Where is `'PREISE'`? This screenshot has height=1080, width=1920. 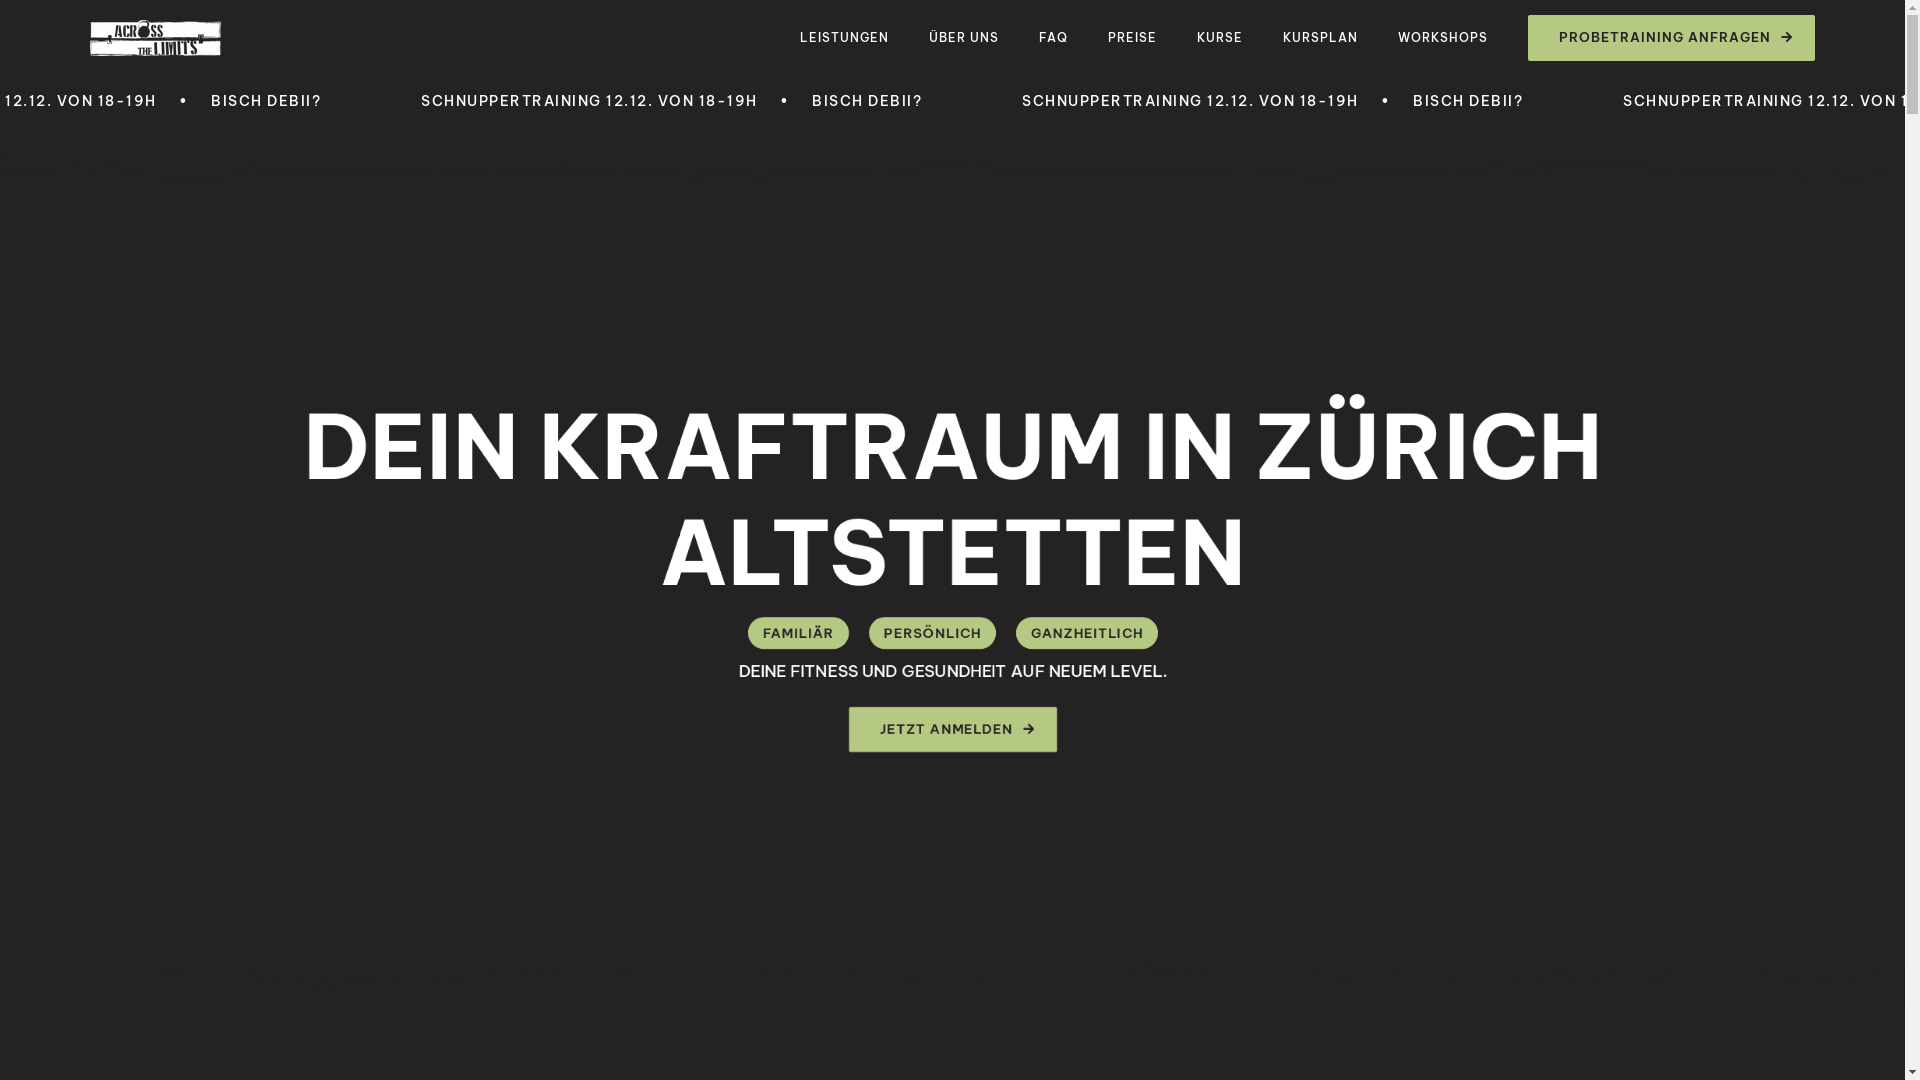 'PREISE' is located at coordinates (1152, 38).